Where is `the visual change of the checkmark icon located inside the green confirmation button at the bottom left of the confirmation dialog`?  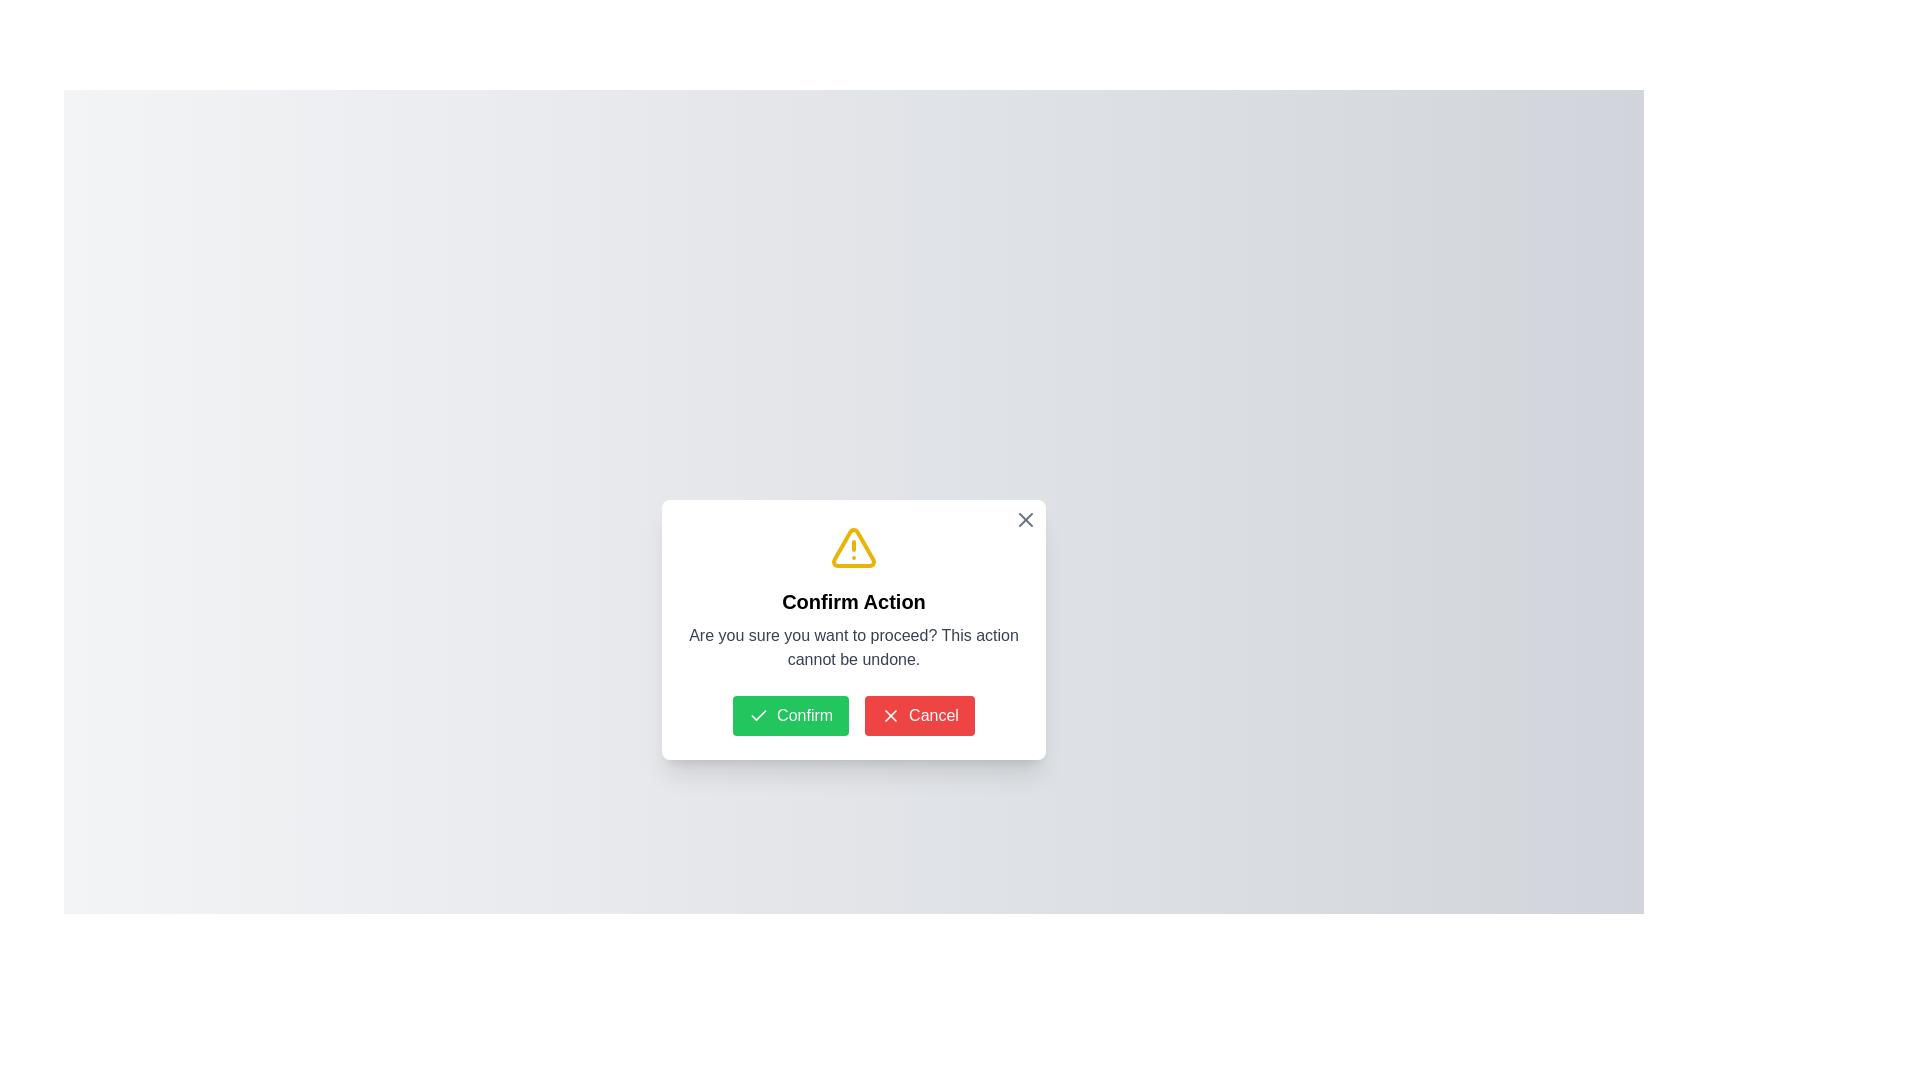
the visual change of the checkmark icon located inside the green confirmation button at the bottom left of the confirmation dialog is located at coordinates (758, 714).